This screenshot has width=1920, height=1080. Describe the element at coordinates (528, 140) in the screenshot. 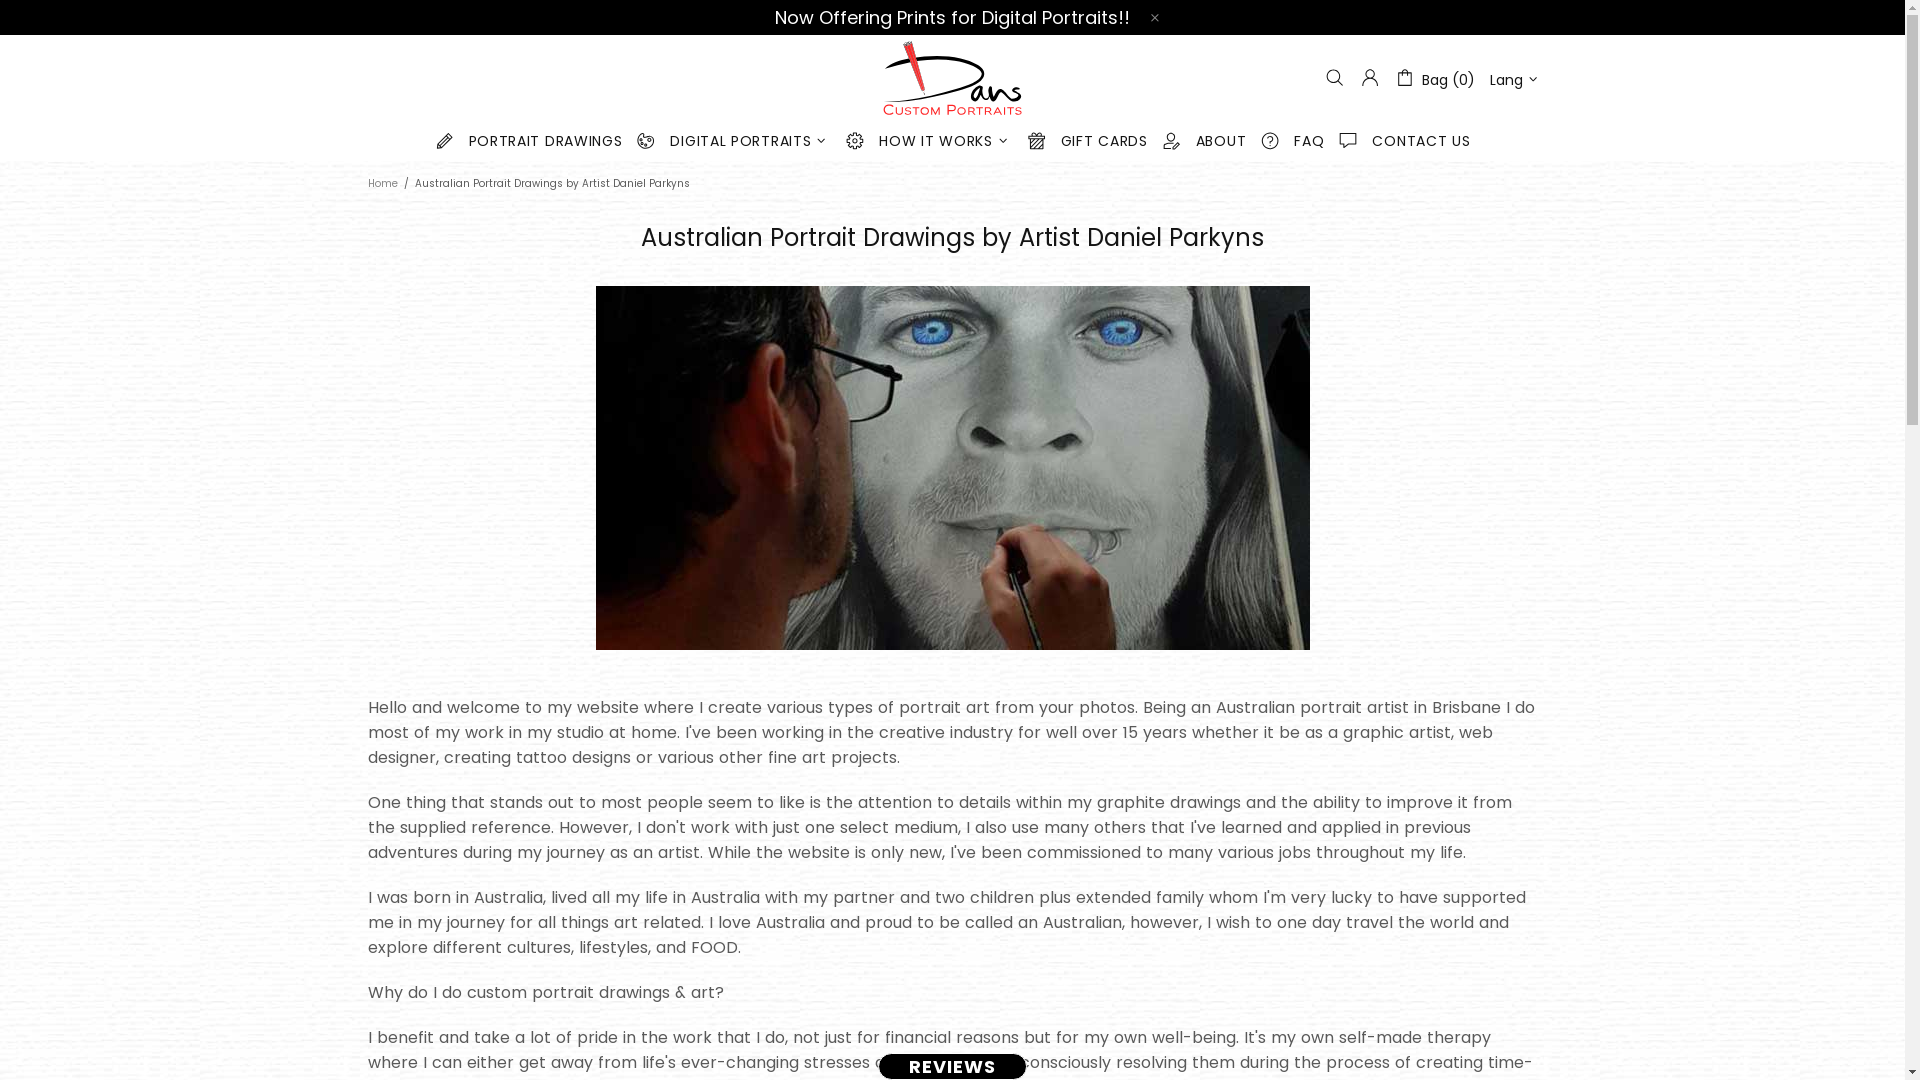

I see `'PORTRAIT DRAWINGS'` at that location.